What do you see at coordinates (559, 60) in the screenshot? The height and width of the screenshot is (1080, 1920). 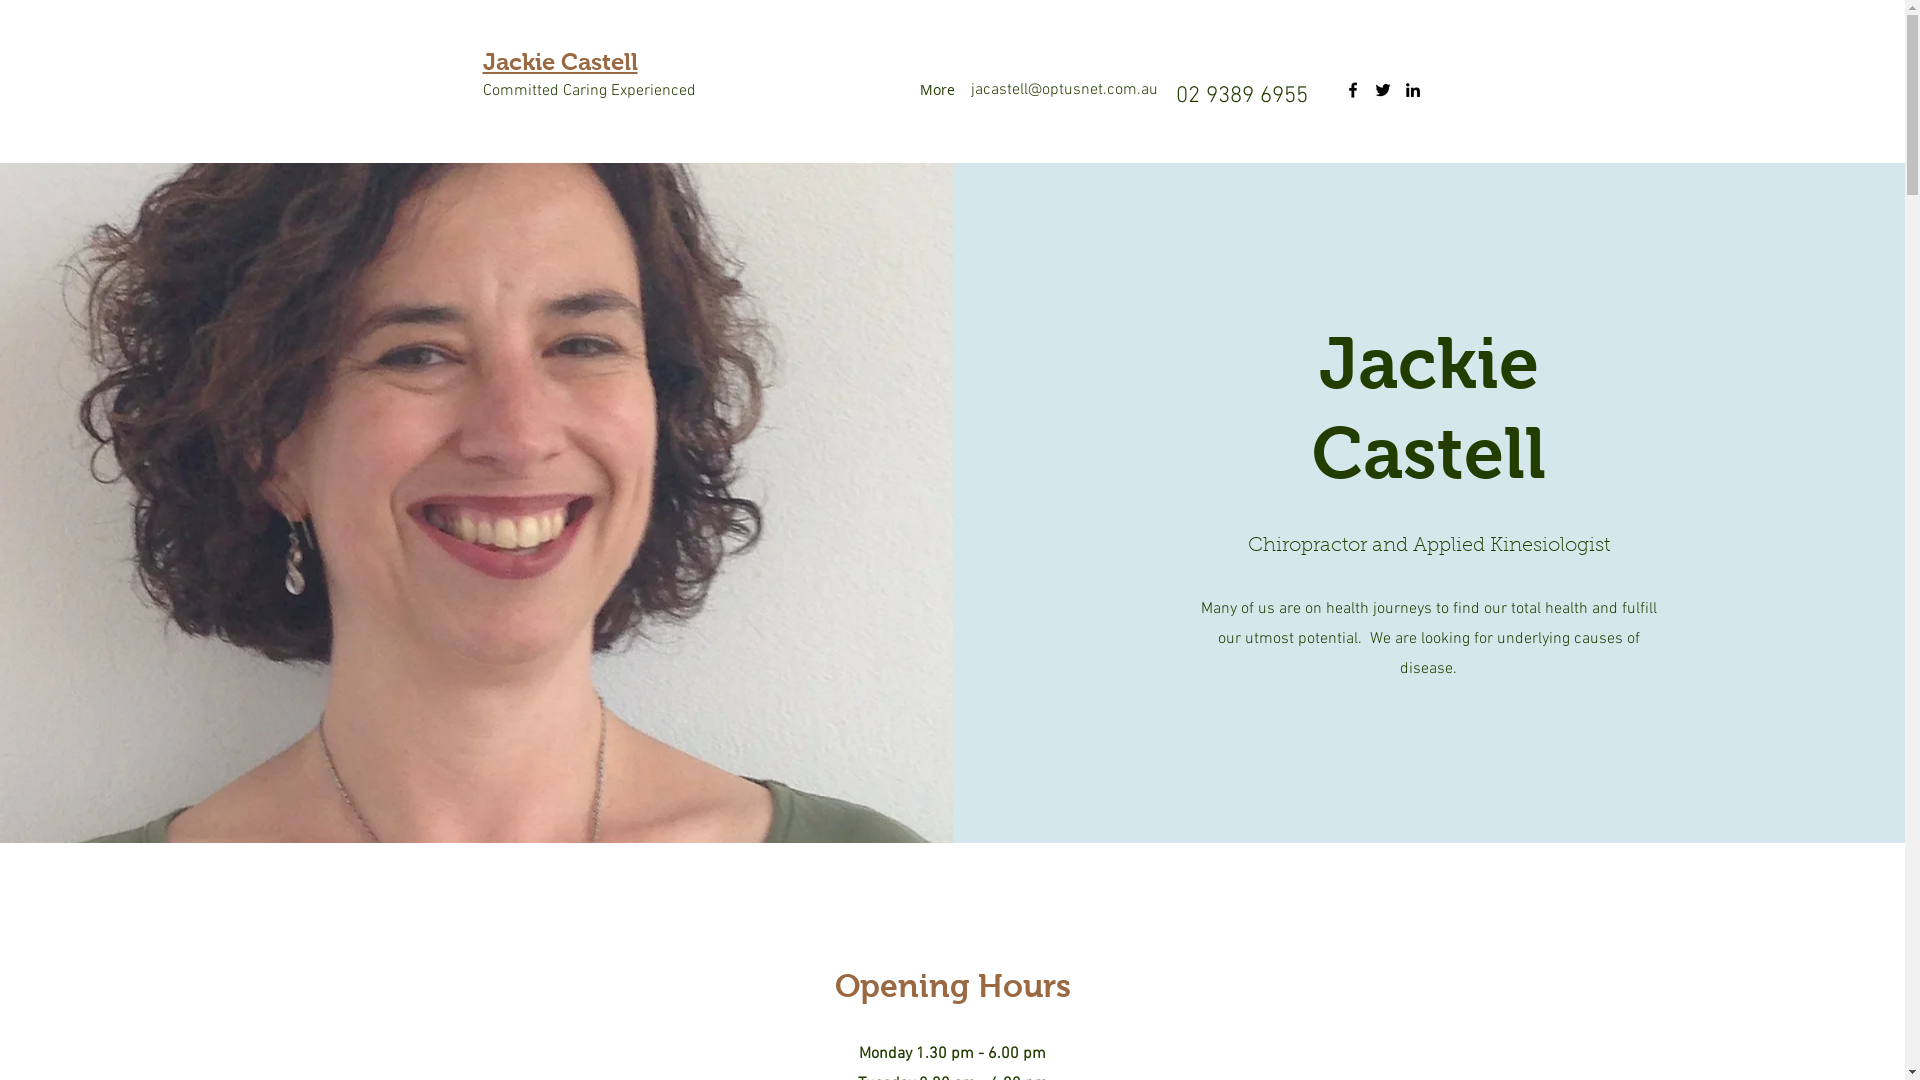 I see `'Jackie Castell'` at bounding box center [559, 60].